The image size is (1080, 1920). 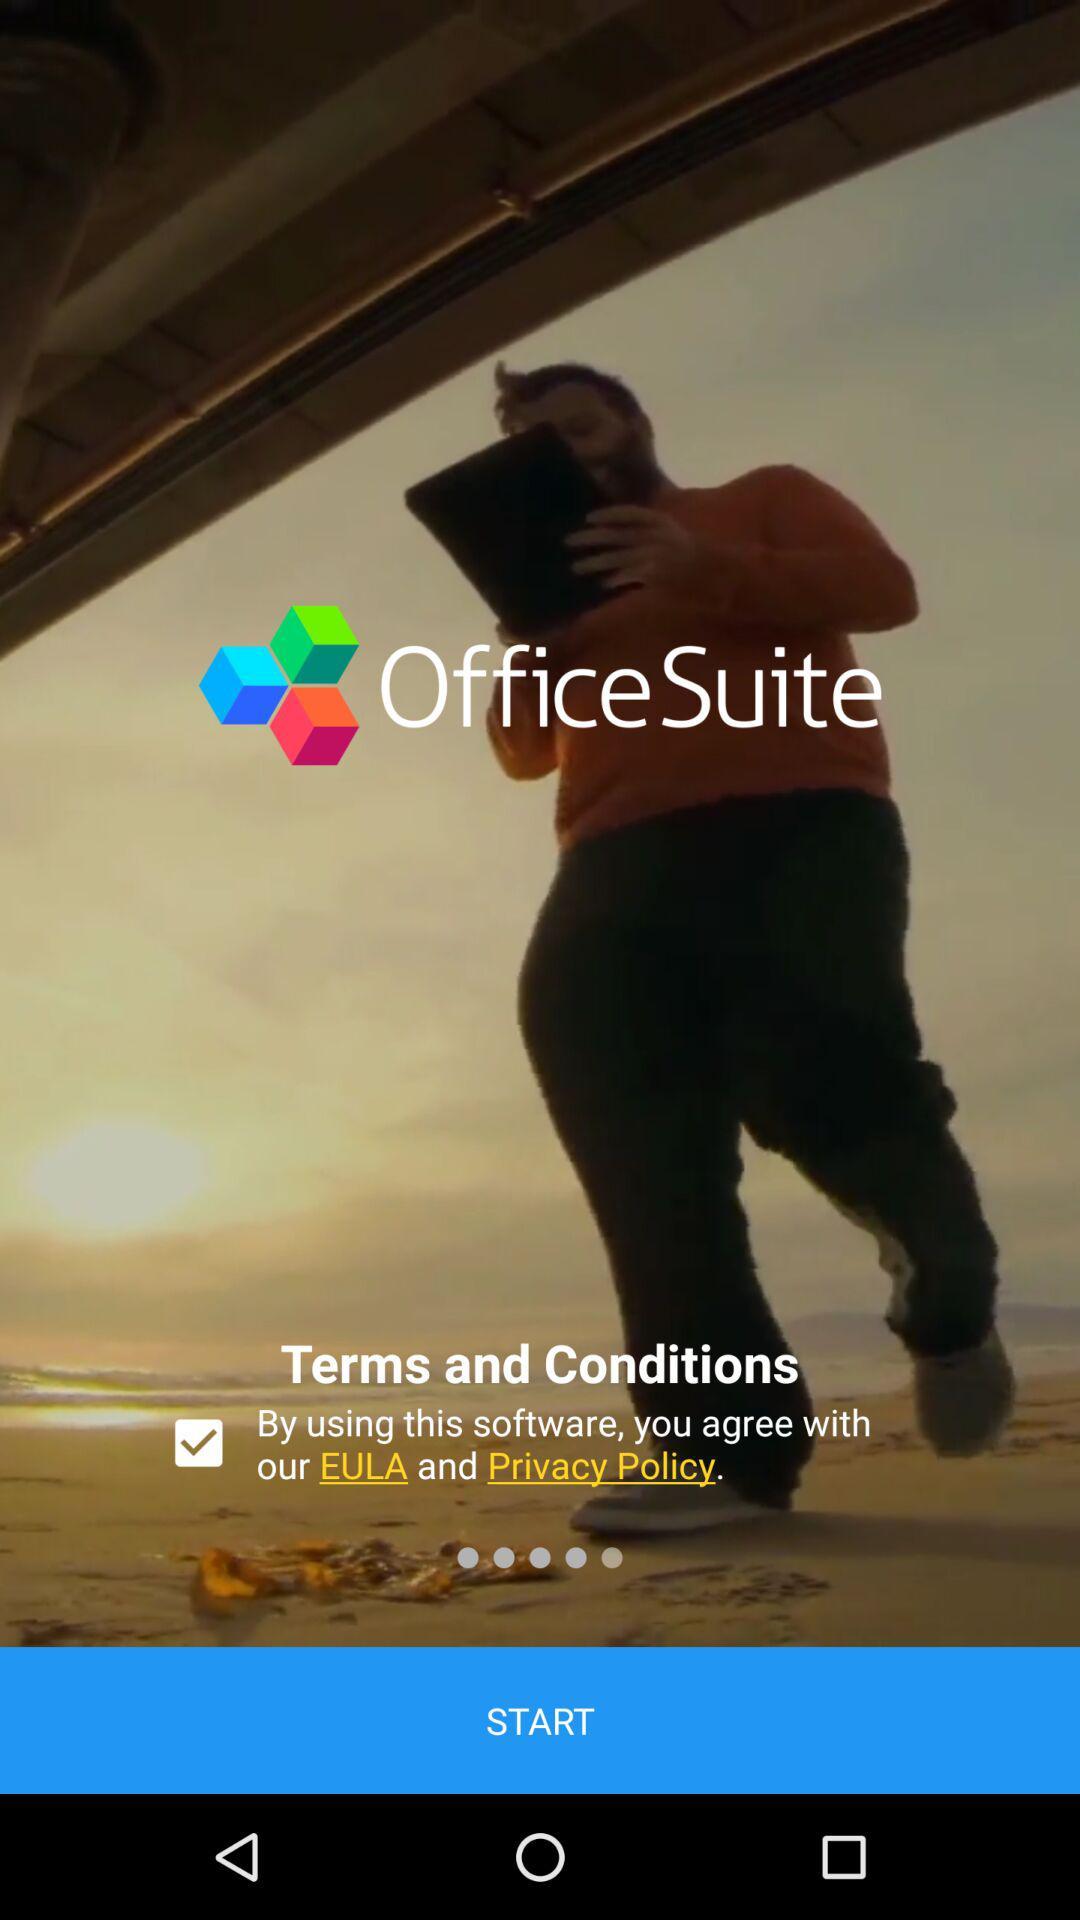 What do you see at coordinates (198, 1443) in the screenshot?
I see `button` at bounding box center [198, 1443].